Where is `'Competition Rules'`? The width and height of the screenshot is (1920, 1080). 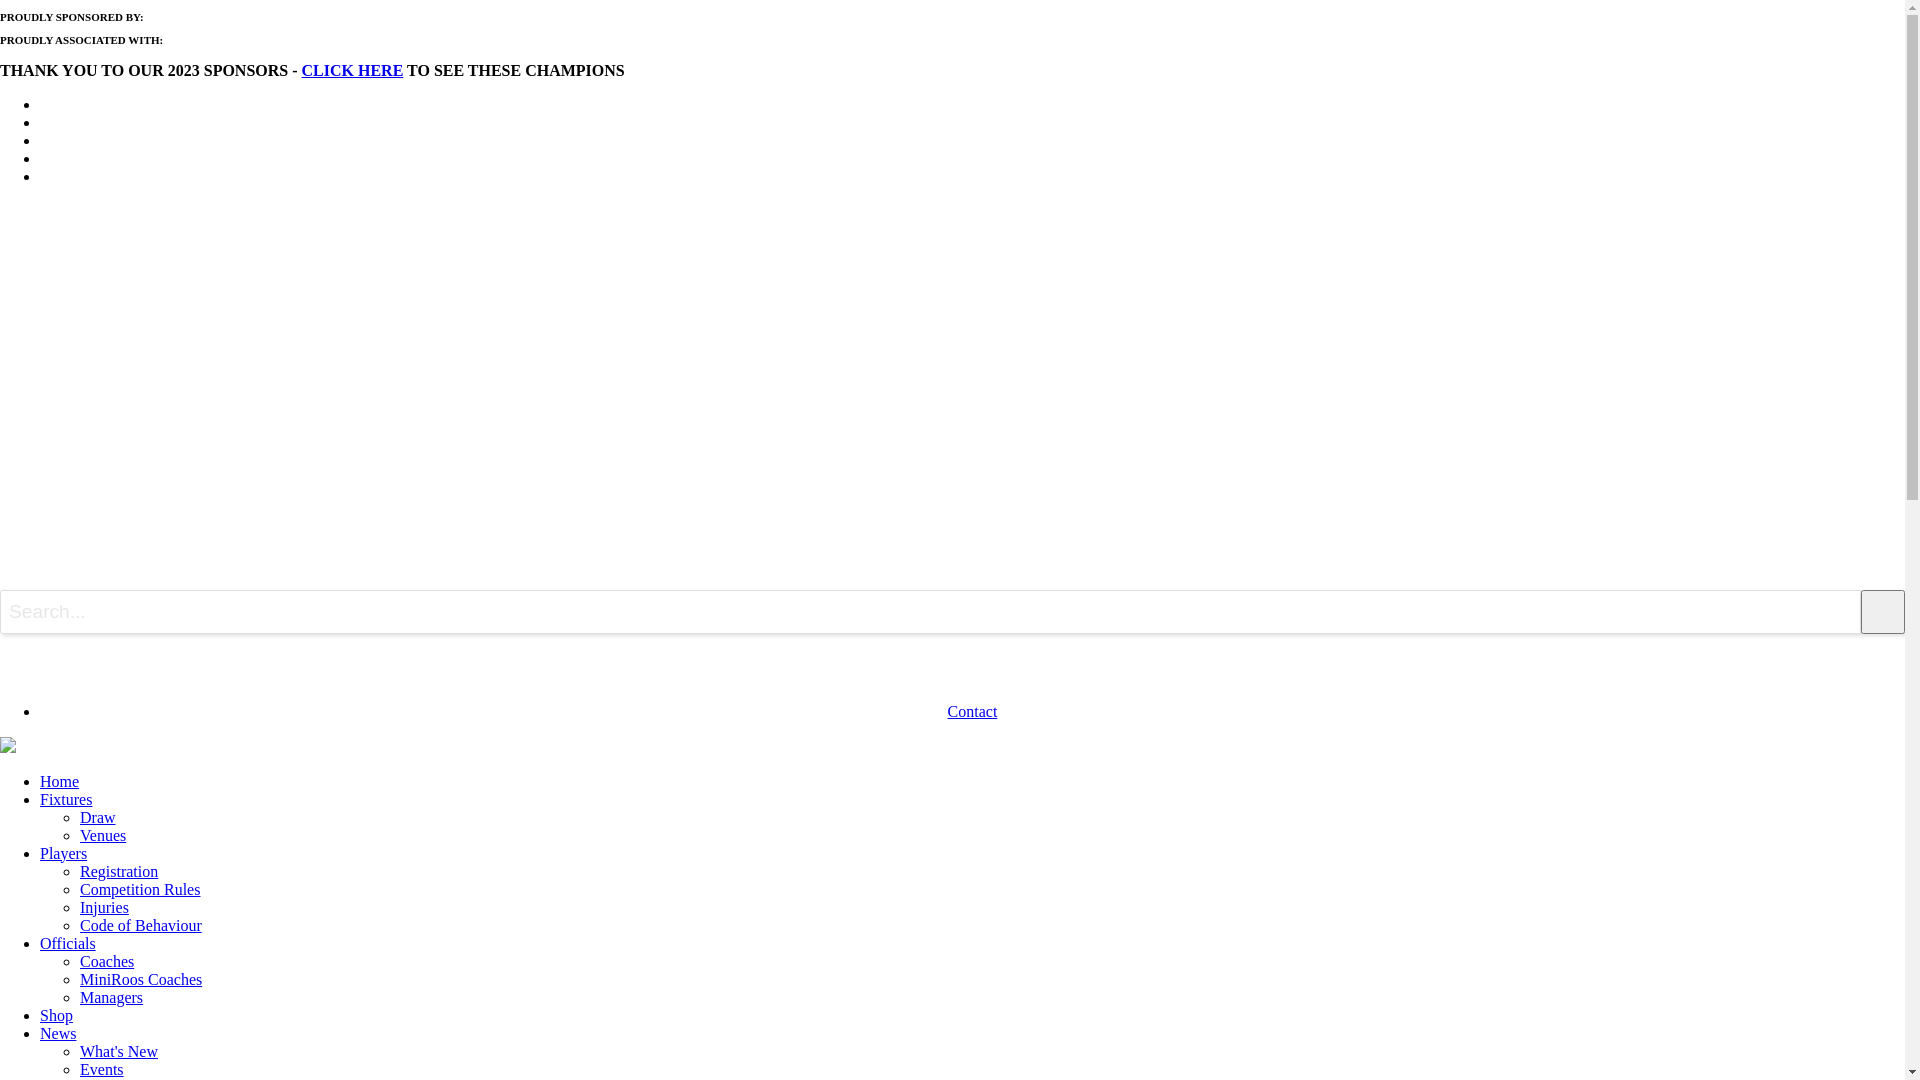 'Competition Rules' is located at coordinates (138, 888).